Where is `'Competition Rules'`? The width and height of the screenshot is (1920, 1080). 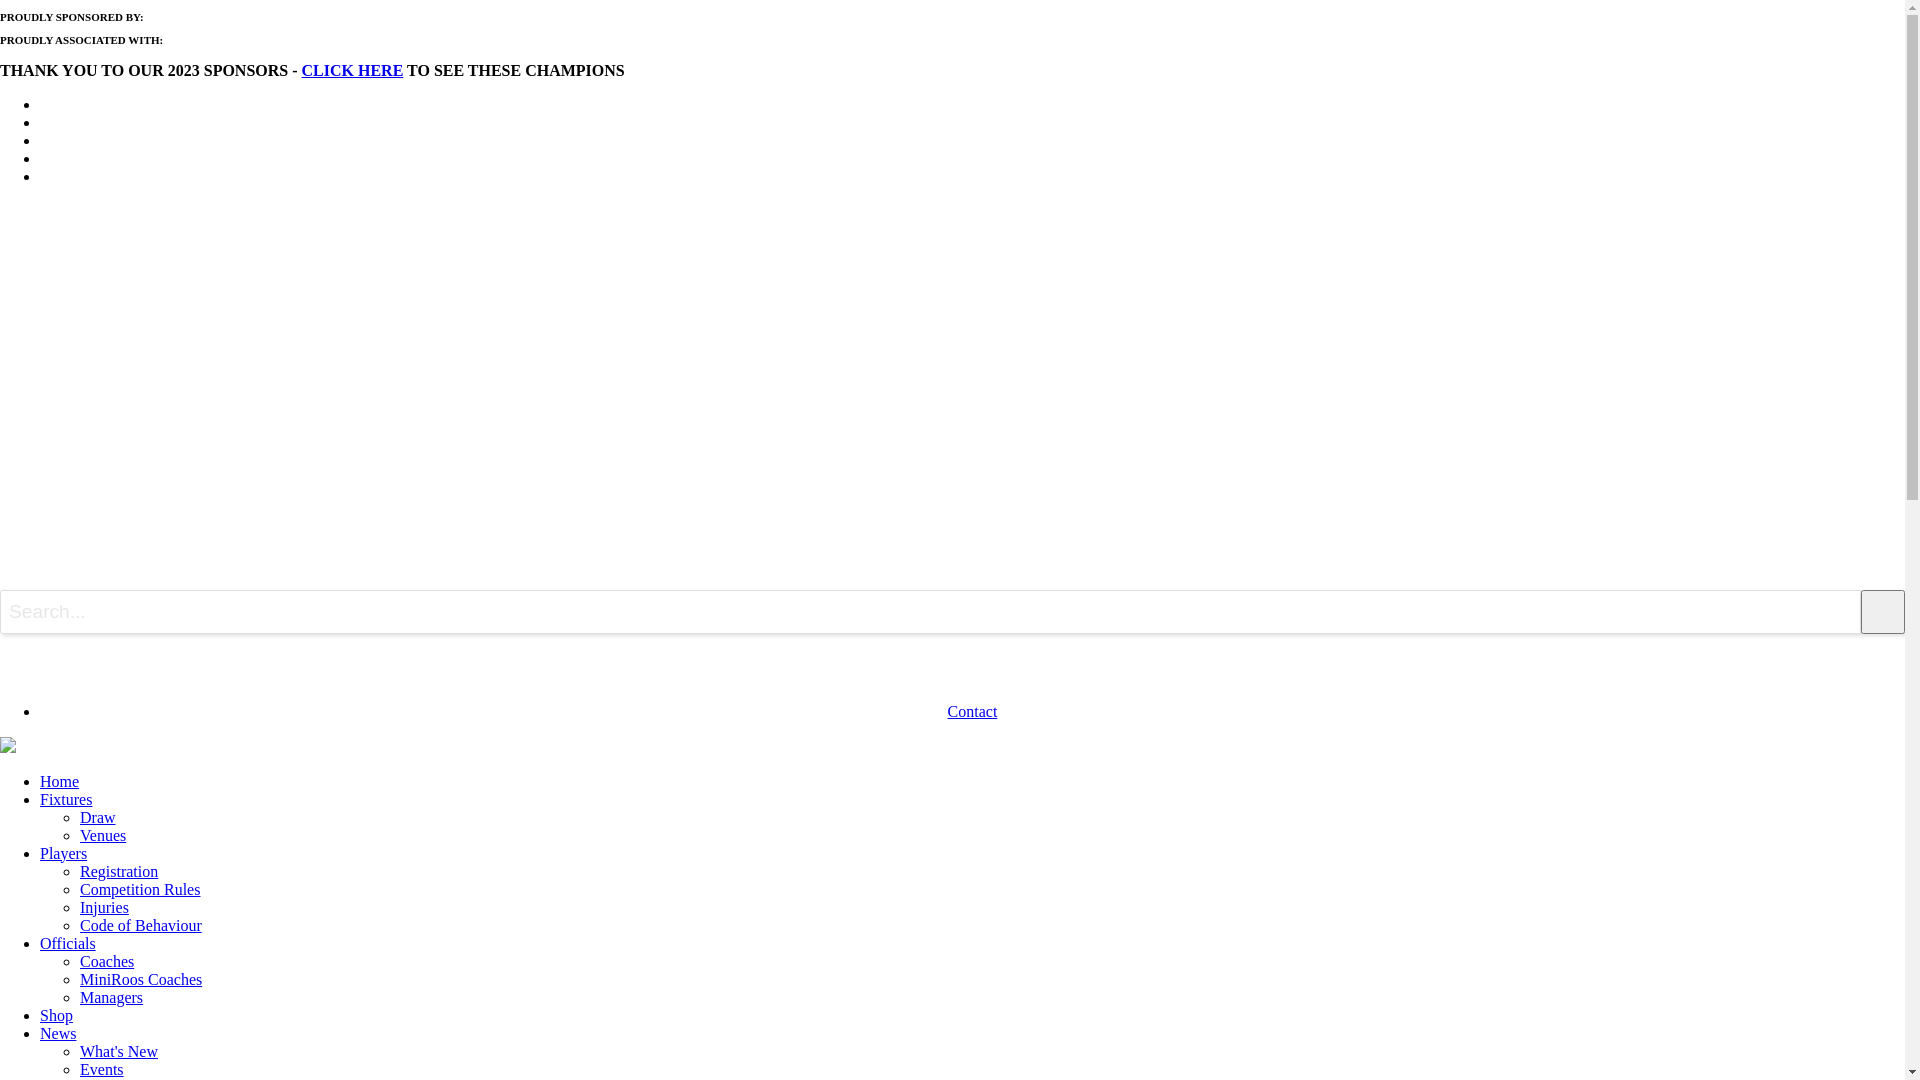 'Competition Rules' is located at coordinates (138, 888).